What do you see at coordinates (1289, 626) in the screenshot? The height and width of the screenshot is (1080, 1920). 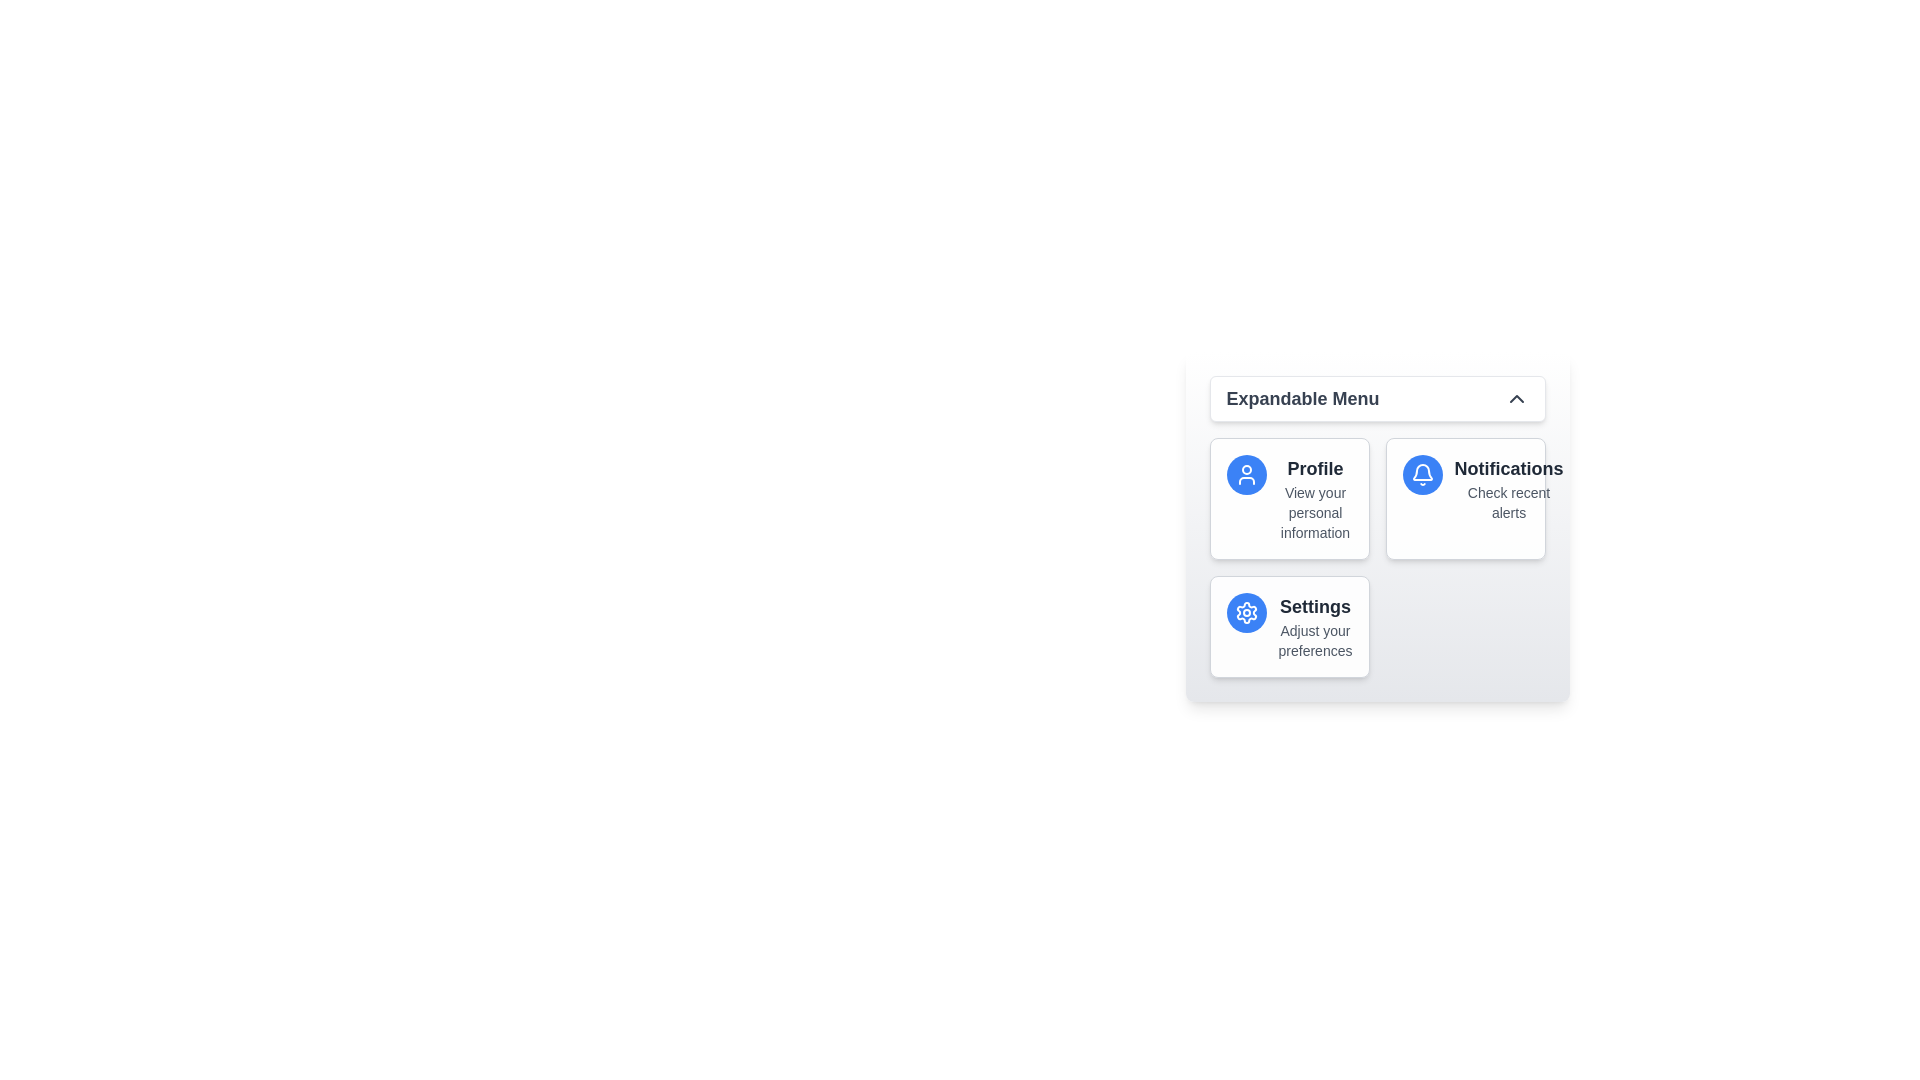 I see `the menu item labeled Settings` at bounding box center [1289, 626].